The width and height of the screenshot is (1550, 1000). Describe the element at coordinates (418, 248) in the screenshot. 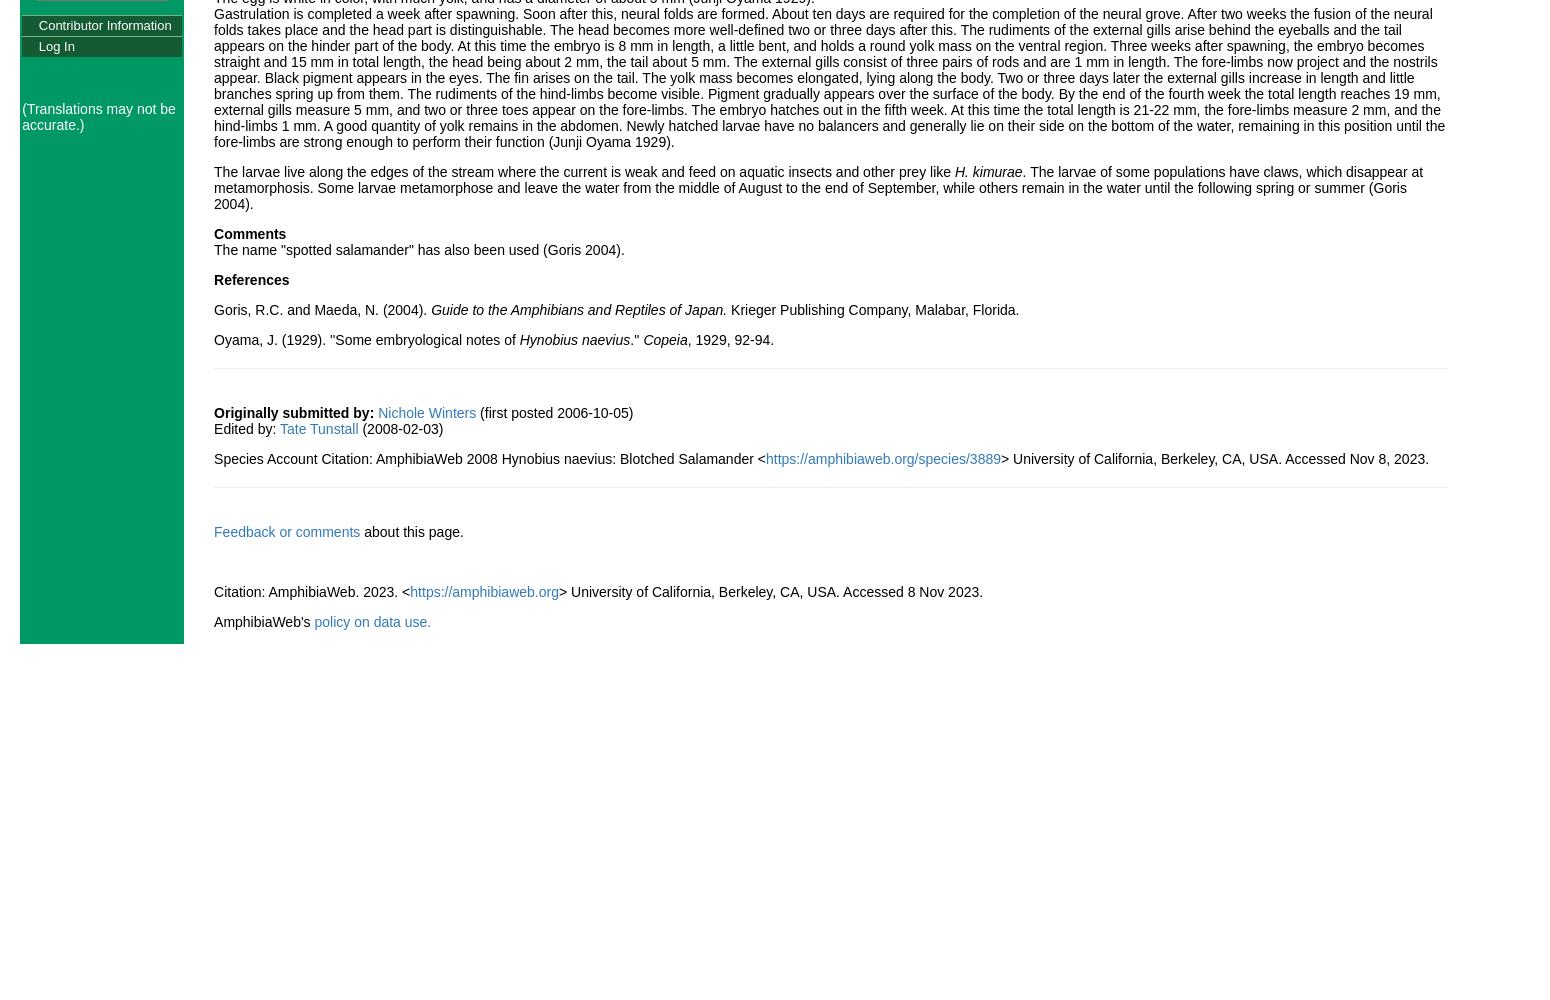

I see `'The name "spotted salamander" has also been used (Goris 2004).'` at that location.